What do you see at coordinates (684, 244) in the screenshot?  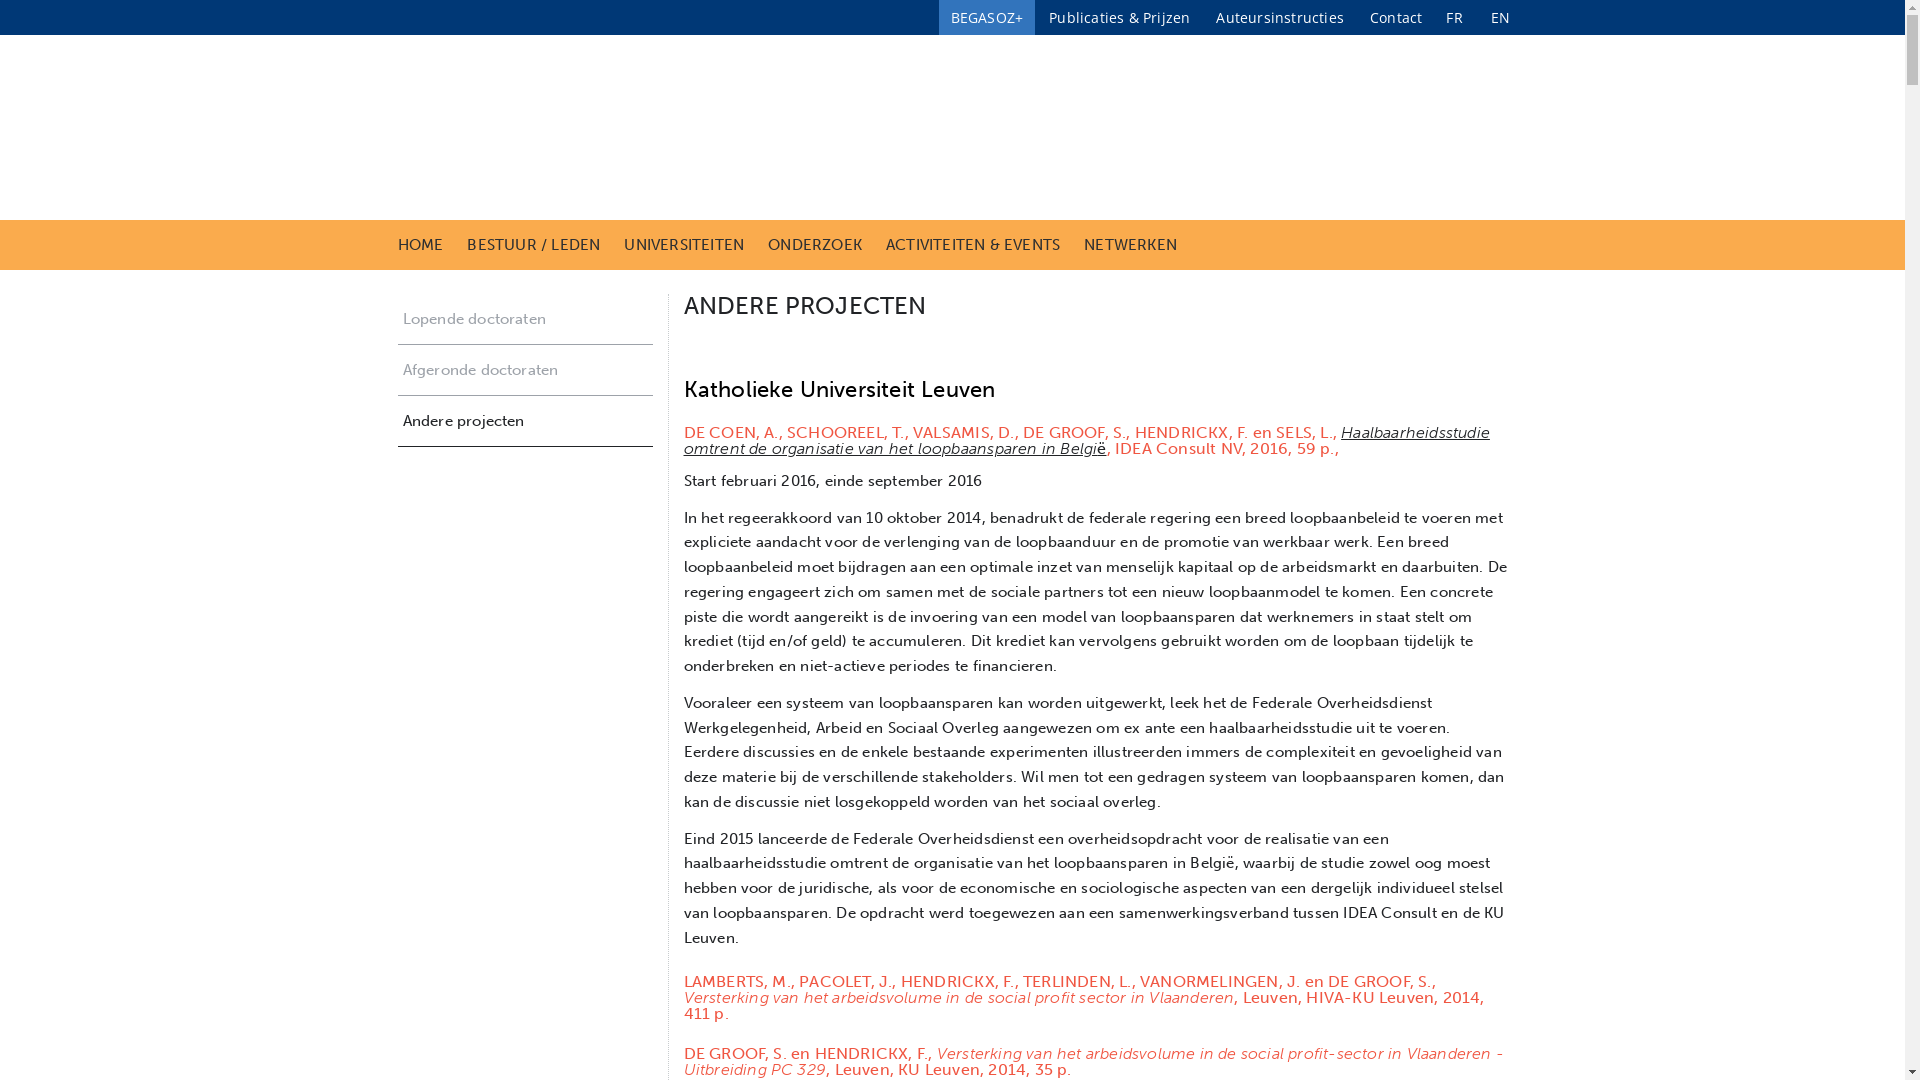 I see `'UNIVERSITEITEN'` at bounding box center [684, 244].